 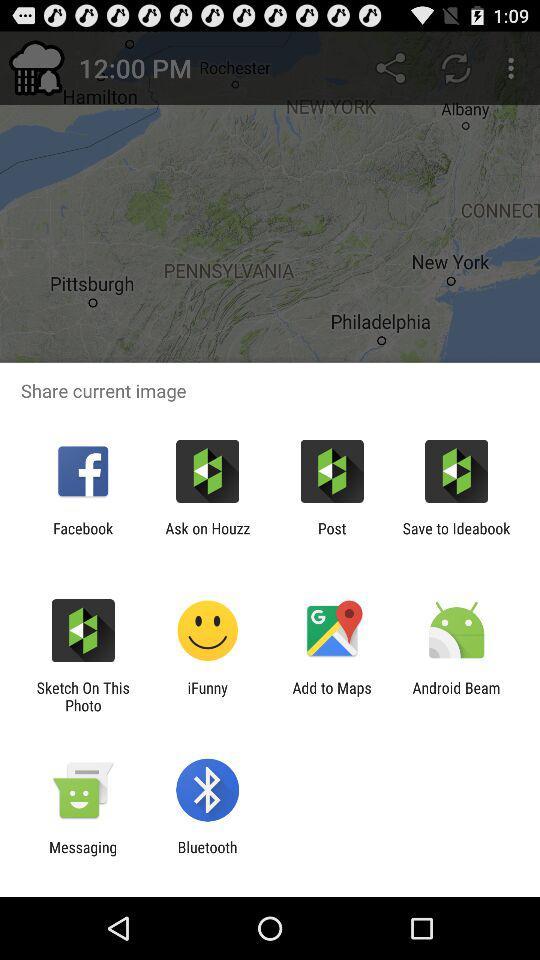 I want to click on the item next to sketch on this app, so click(x=206, y=696).